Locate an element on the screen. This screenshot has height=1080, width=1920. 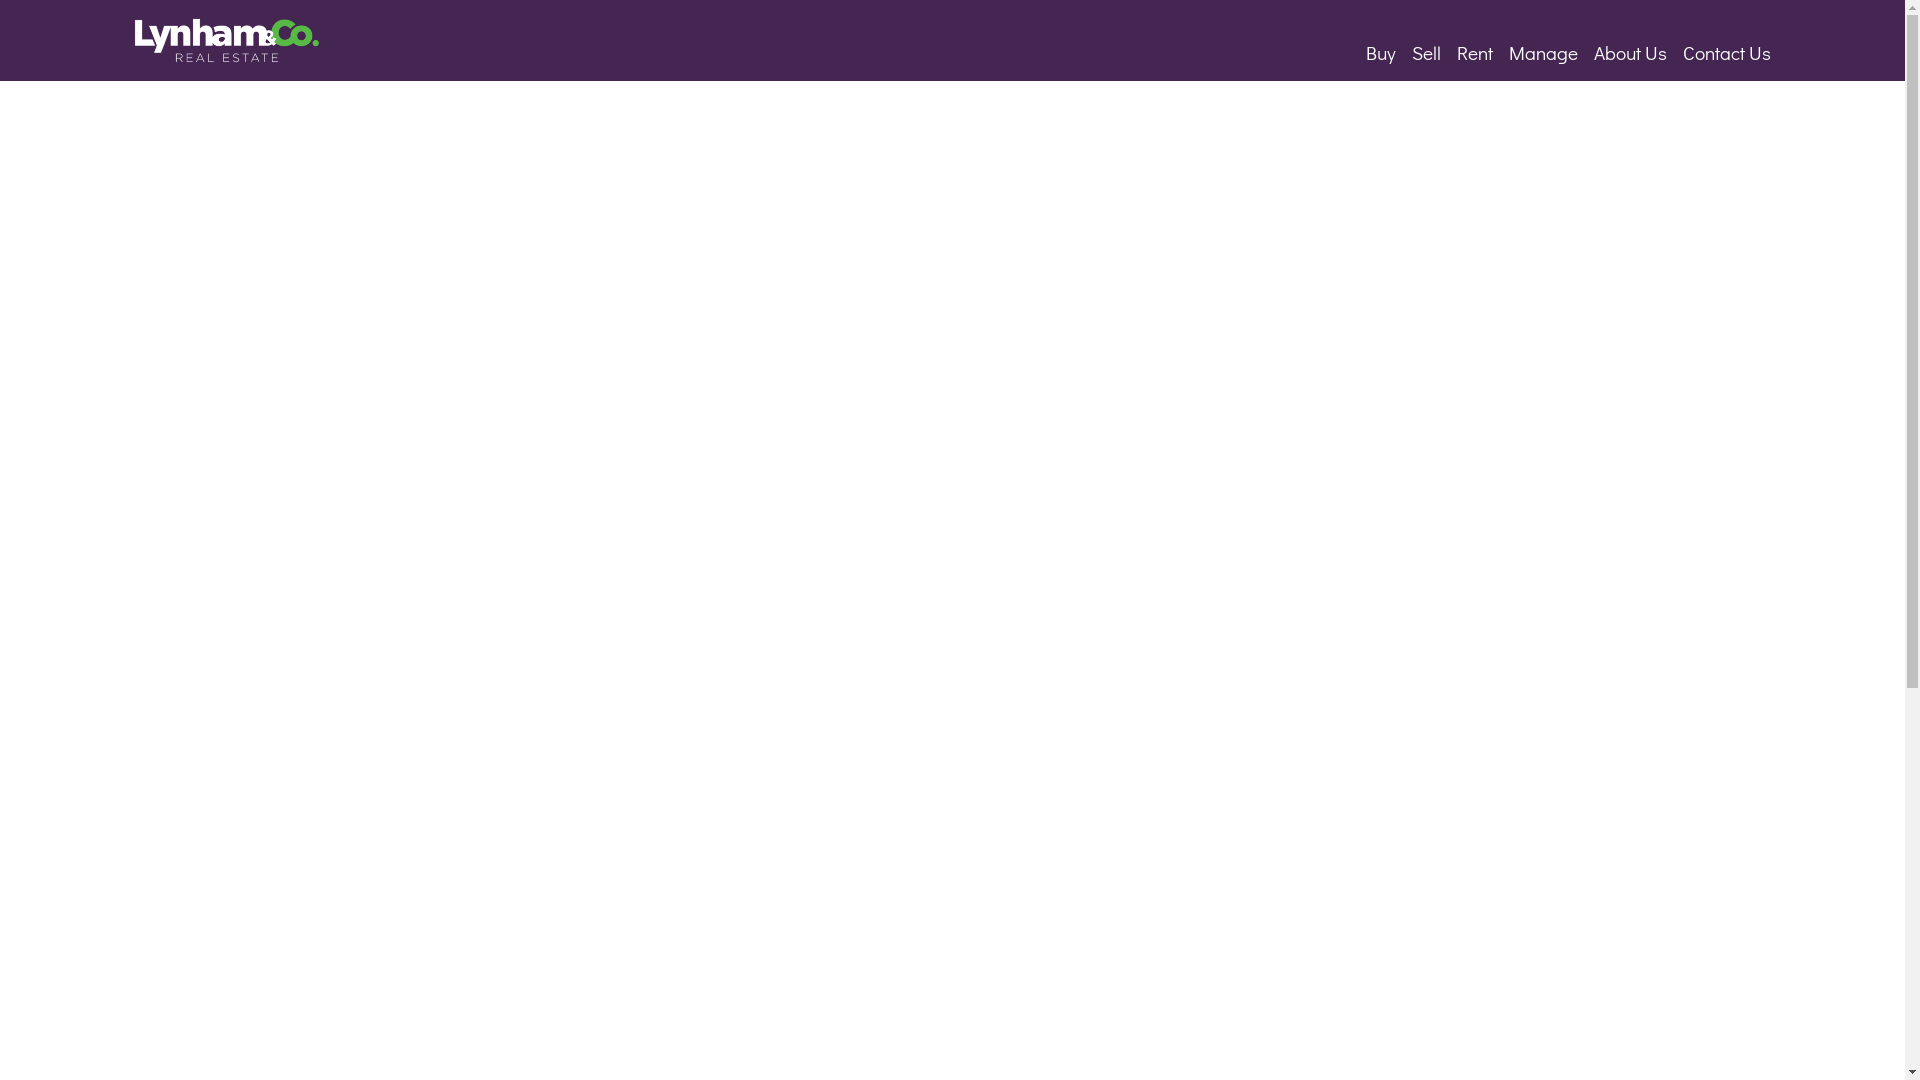
'Sell' is located at coordinates (1402, 51).